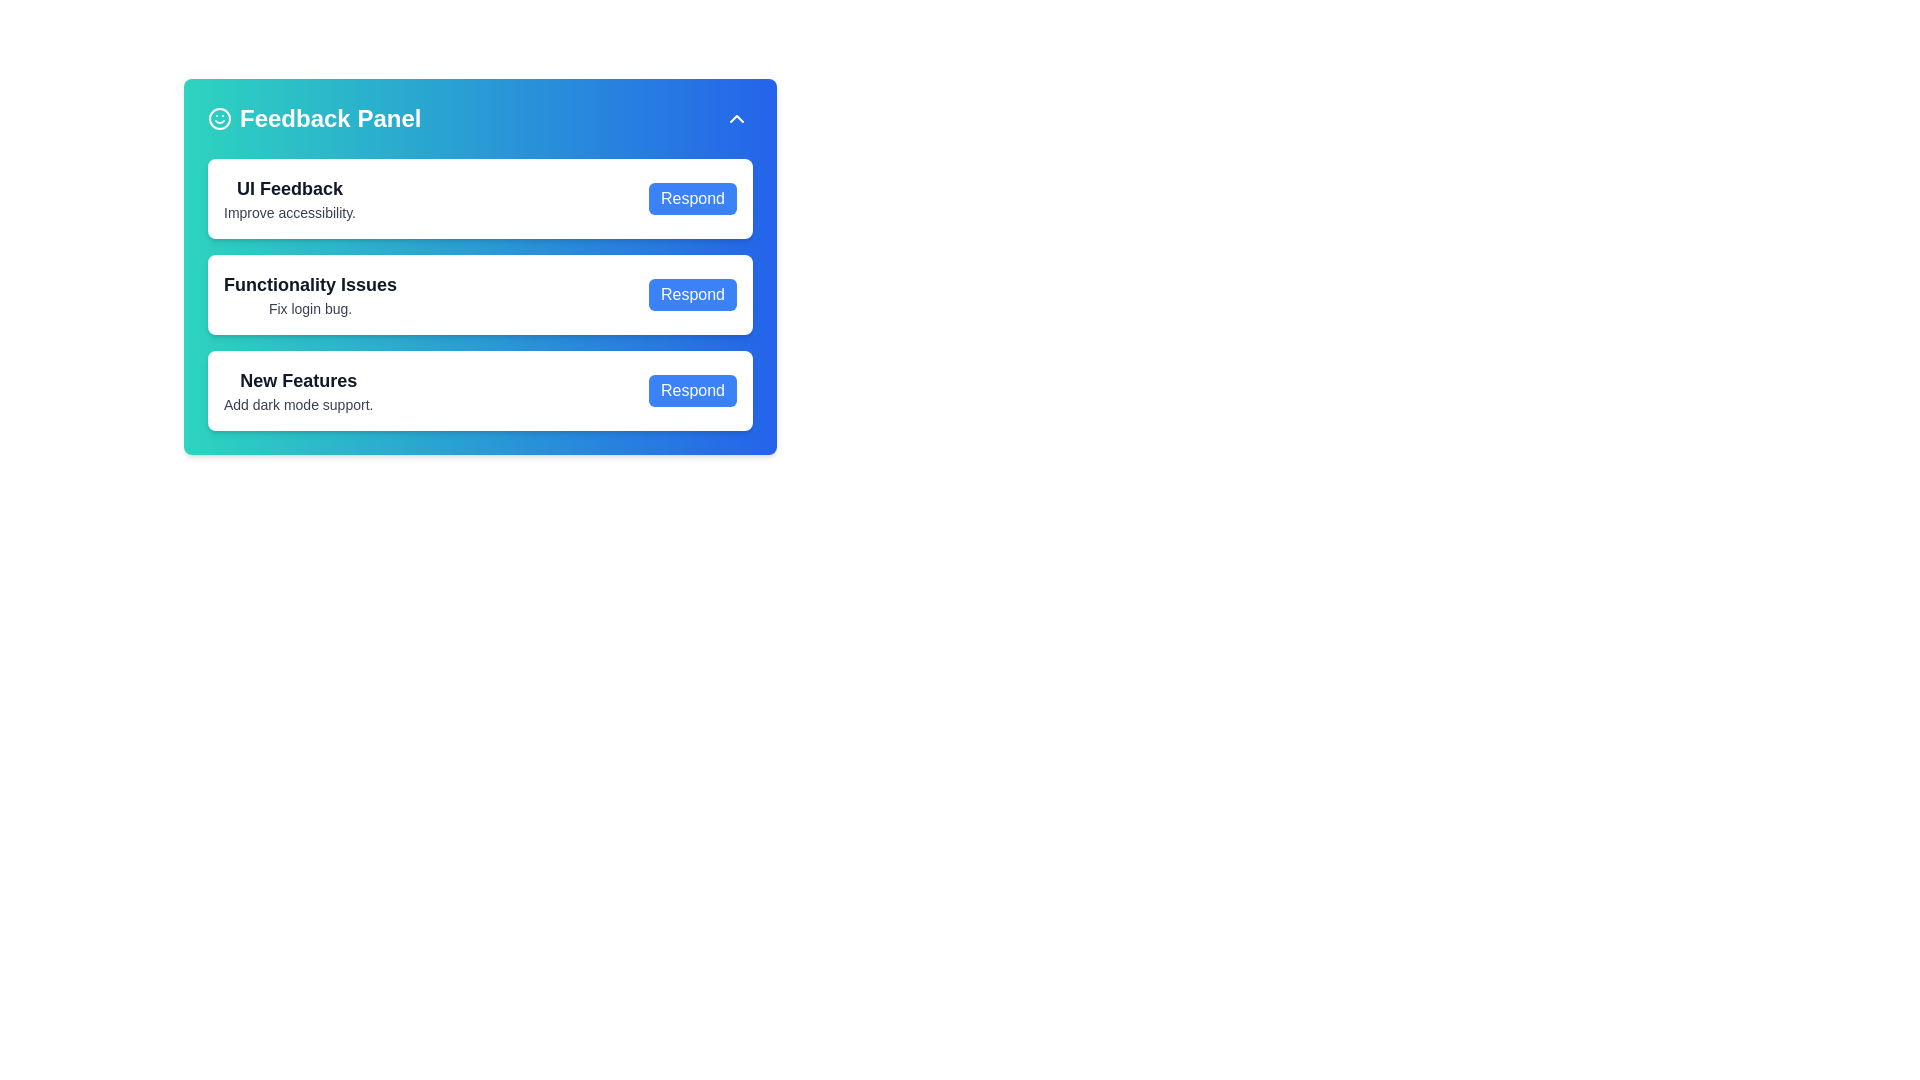 The height and width of the screenshot is (1080, 1920). I want to click on the Header text located in the third section of the Feedback Panel, which serves as the title for new features, so click(297, 381).